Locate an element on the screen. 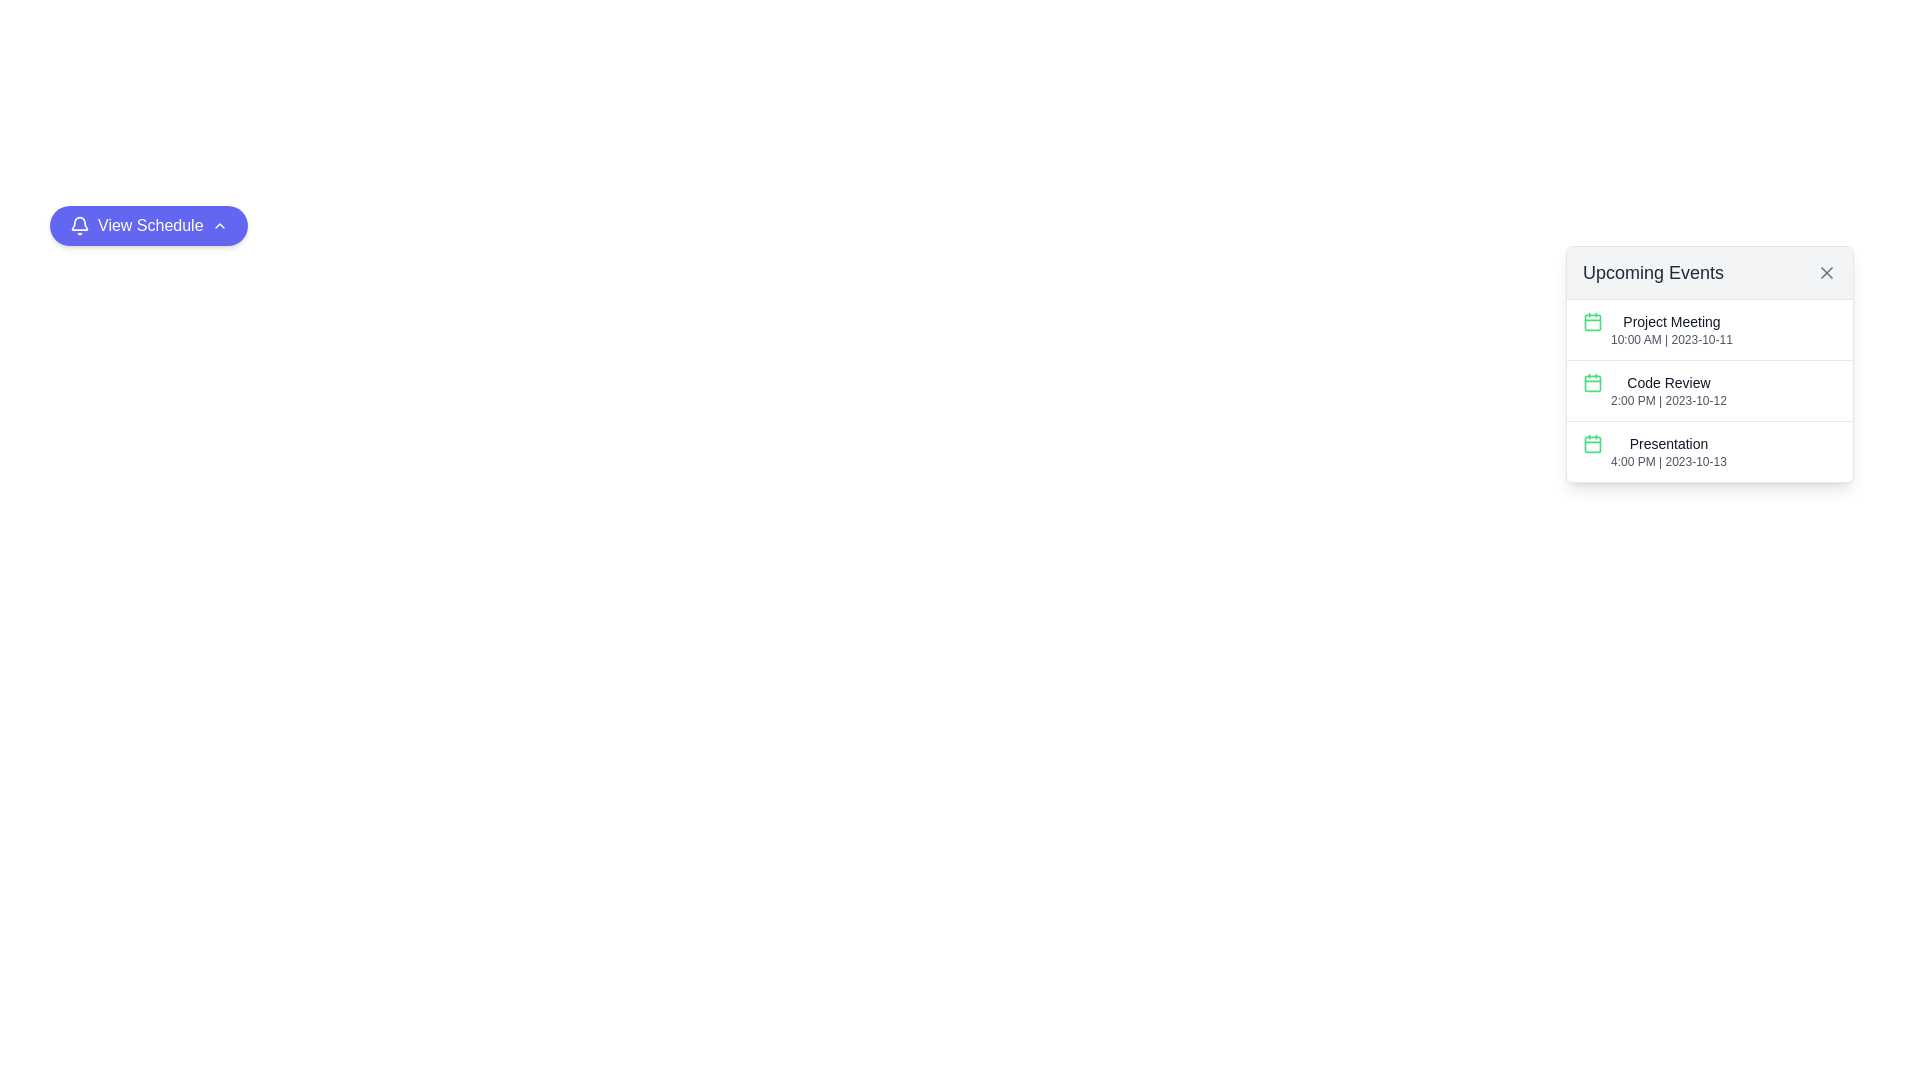  the static text label displaying 'Presentation' which is styled in gray and is the third entry in the upcoming events list is located at coordinates (1668, 442).